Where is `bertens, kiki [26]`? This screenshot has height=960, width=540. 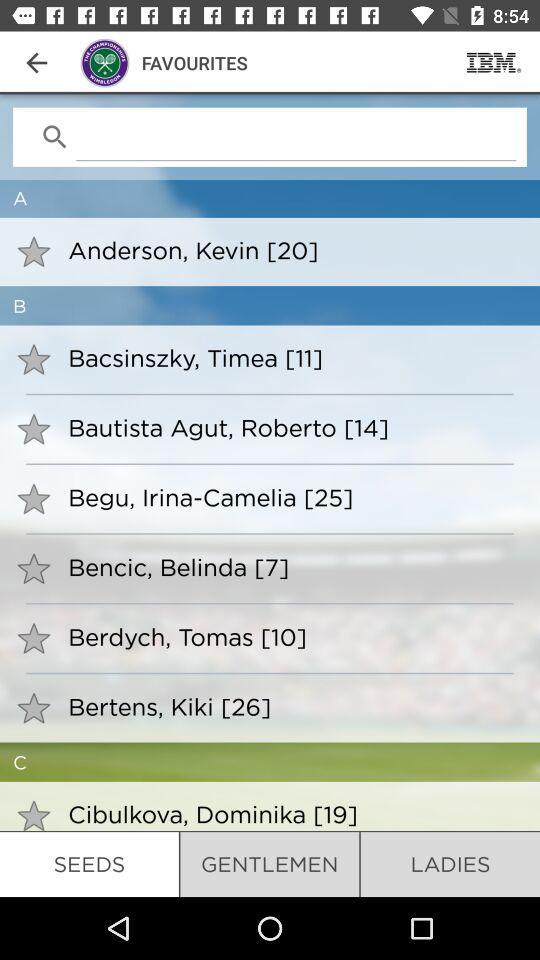
bertens, kiki [26] is located at coordinates (290, 706).